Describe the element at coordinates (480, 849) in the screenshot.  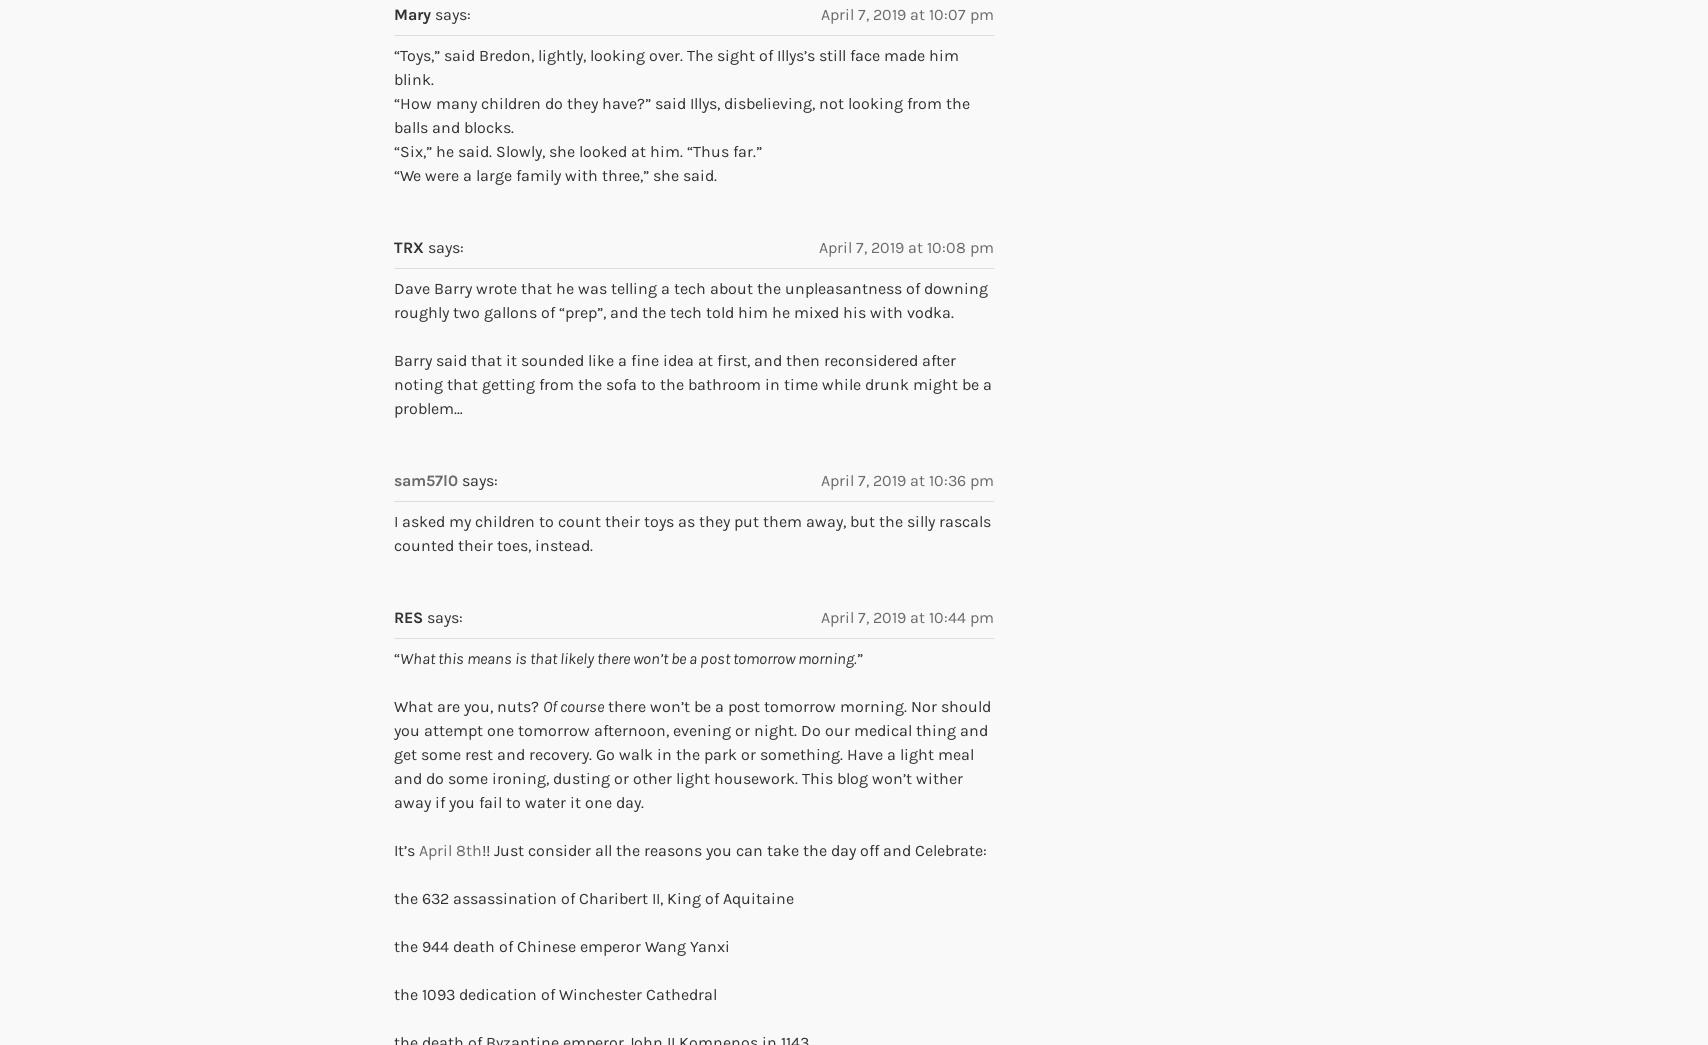
I see `'!!  Just consider all the reasons you can take the day off and Celebrate:'` at that location.